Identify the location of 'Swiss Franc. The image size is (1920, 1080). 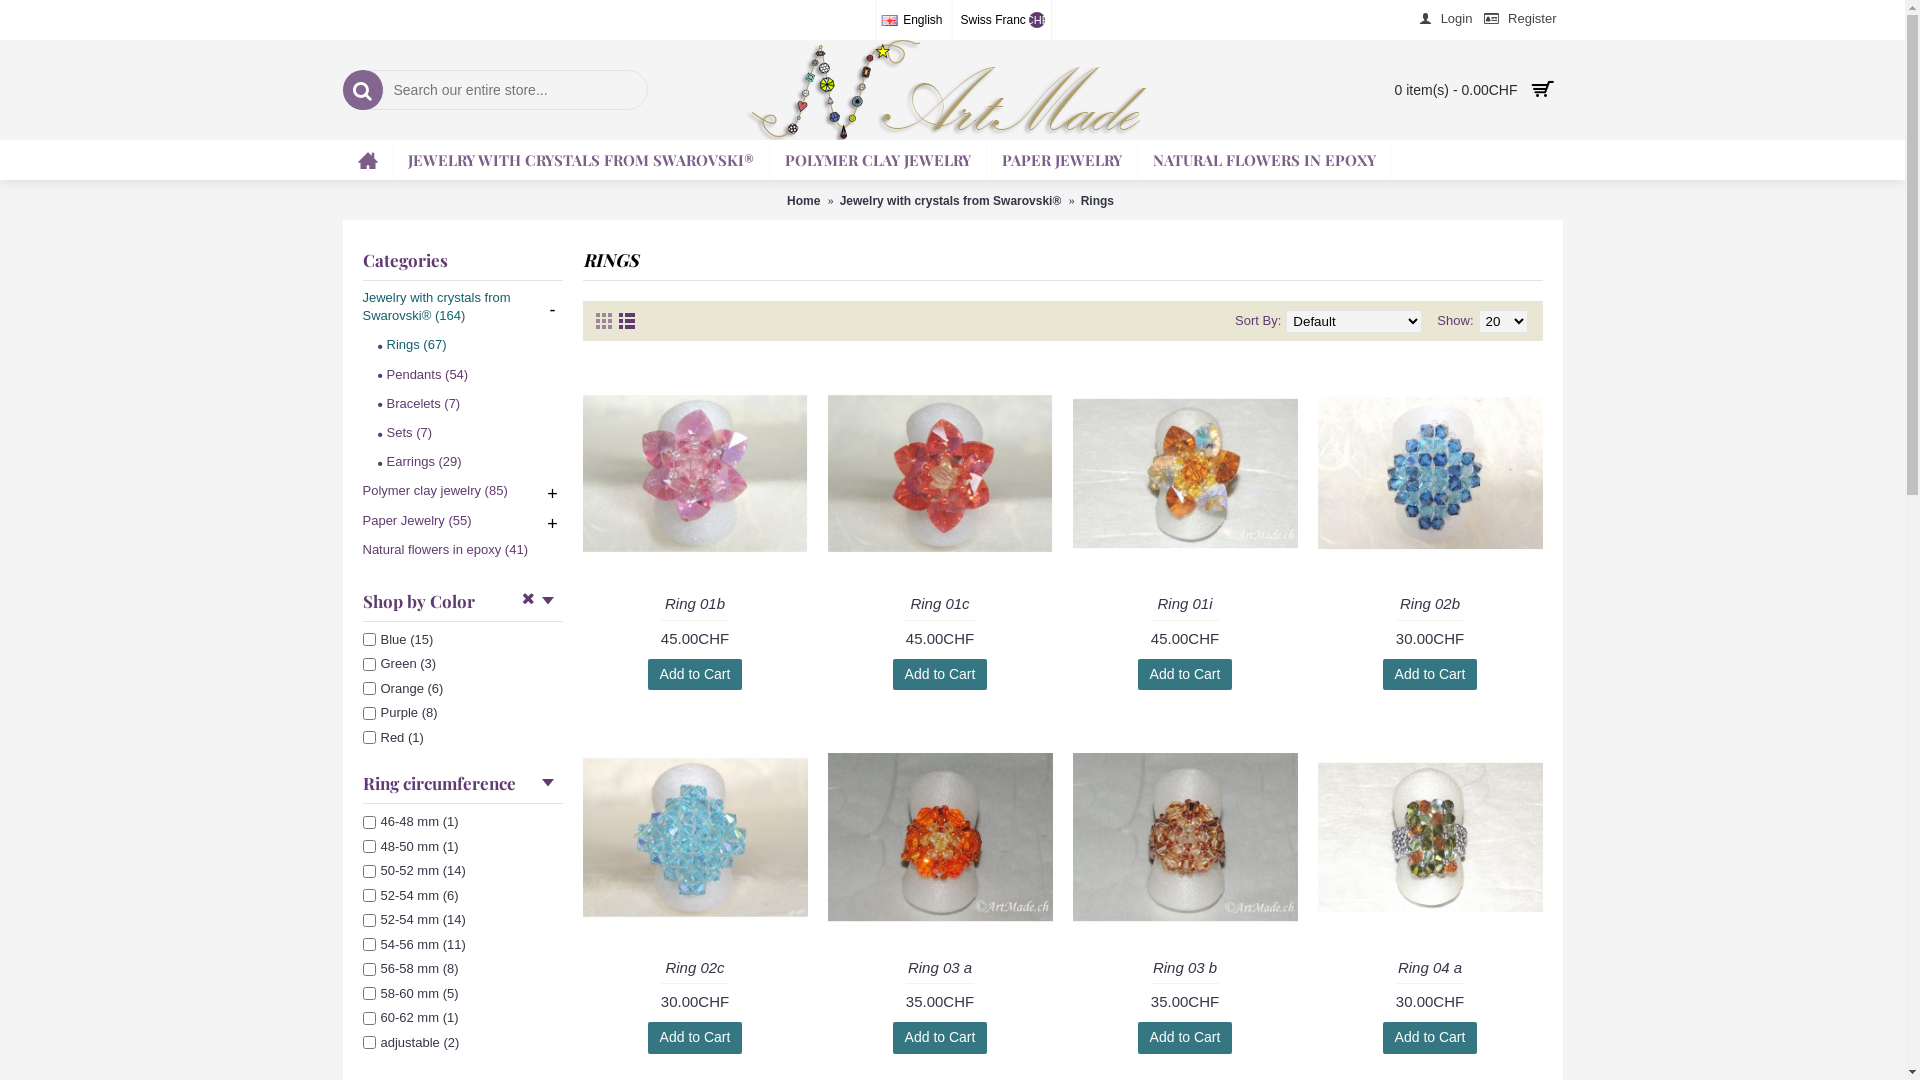
(1001, 19).